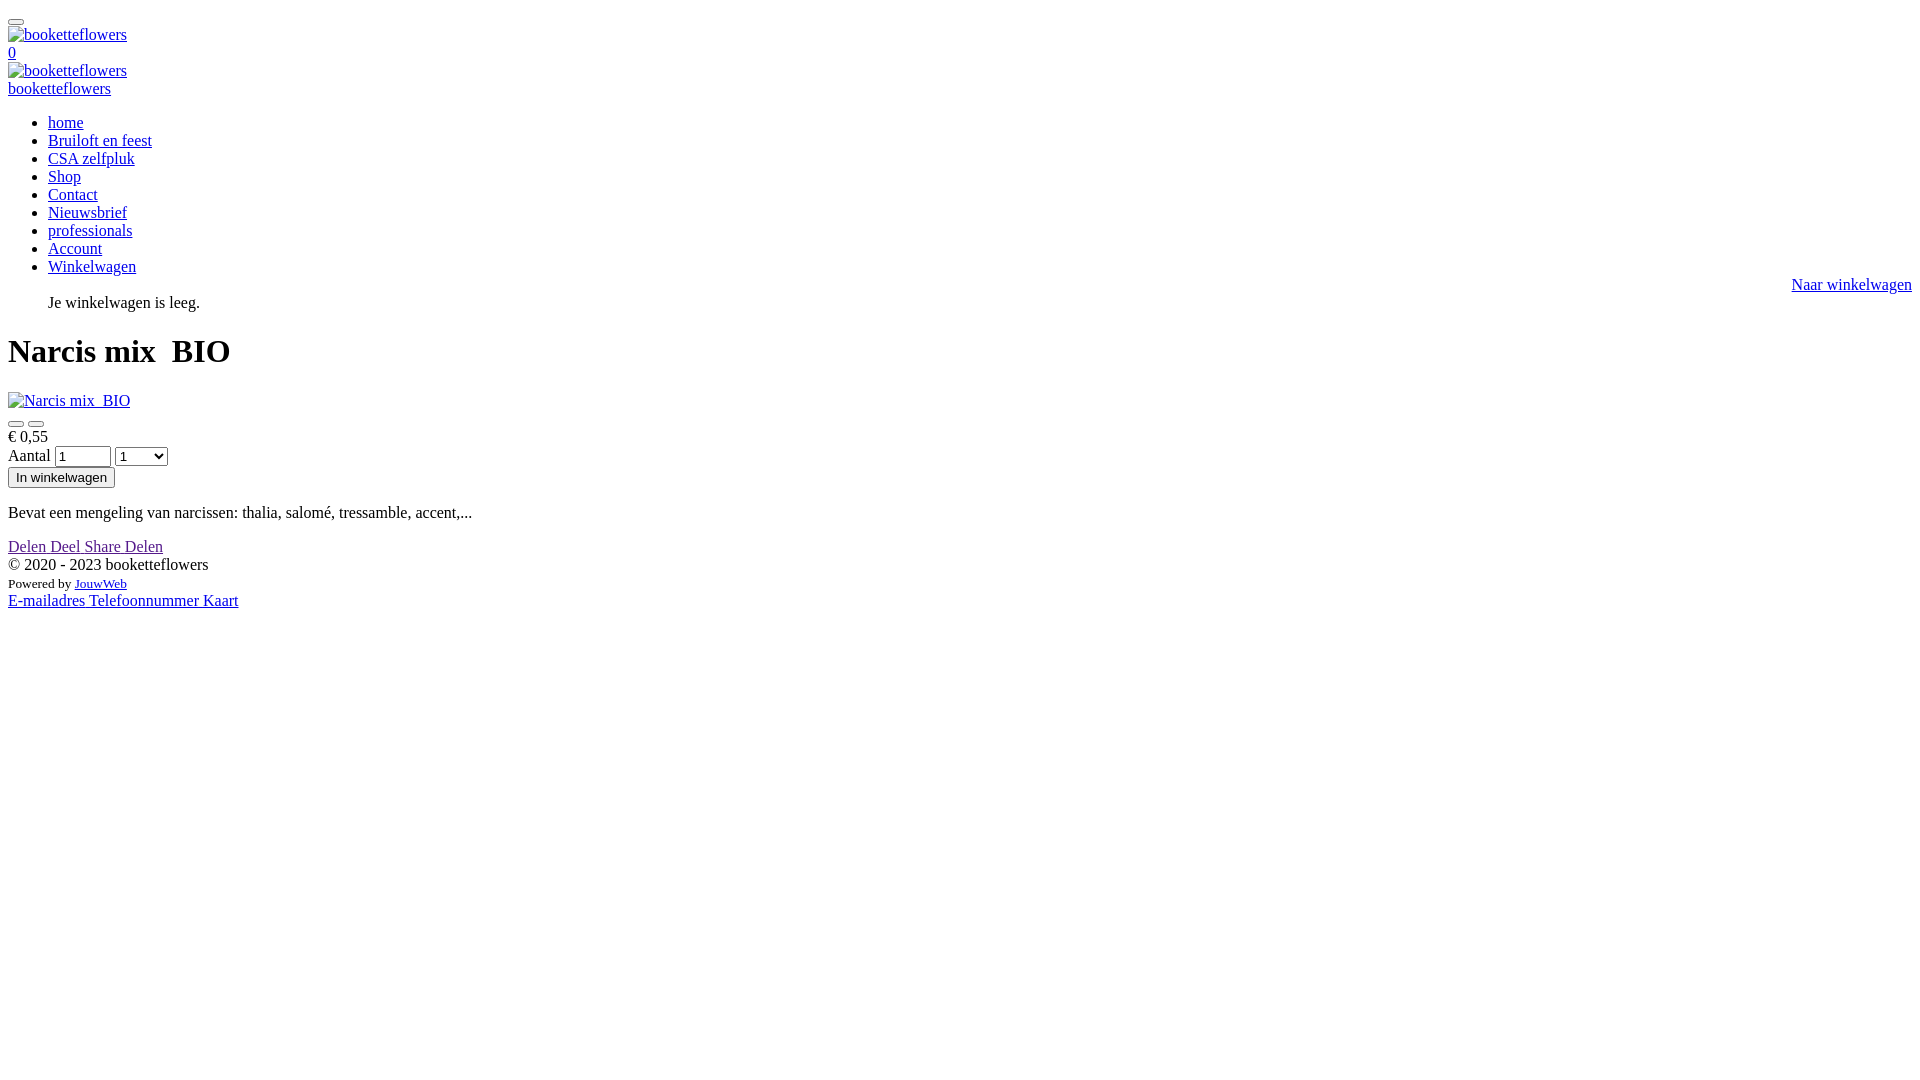 The width and height of the screenshot is (1920, 1080). What do you see at coordinates (103, 546) in the screenshot?
I see `'Share'` at bounding box center [103, 546].